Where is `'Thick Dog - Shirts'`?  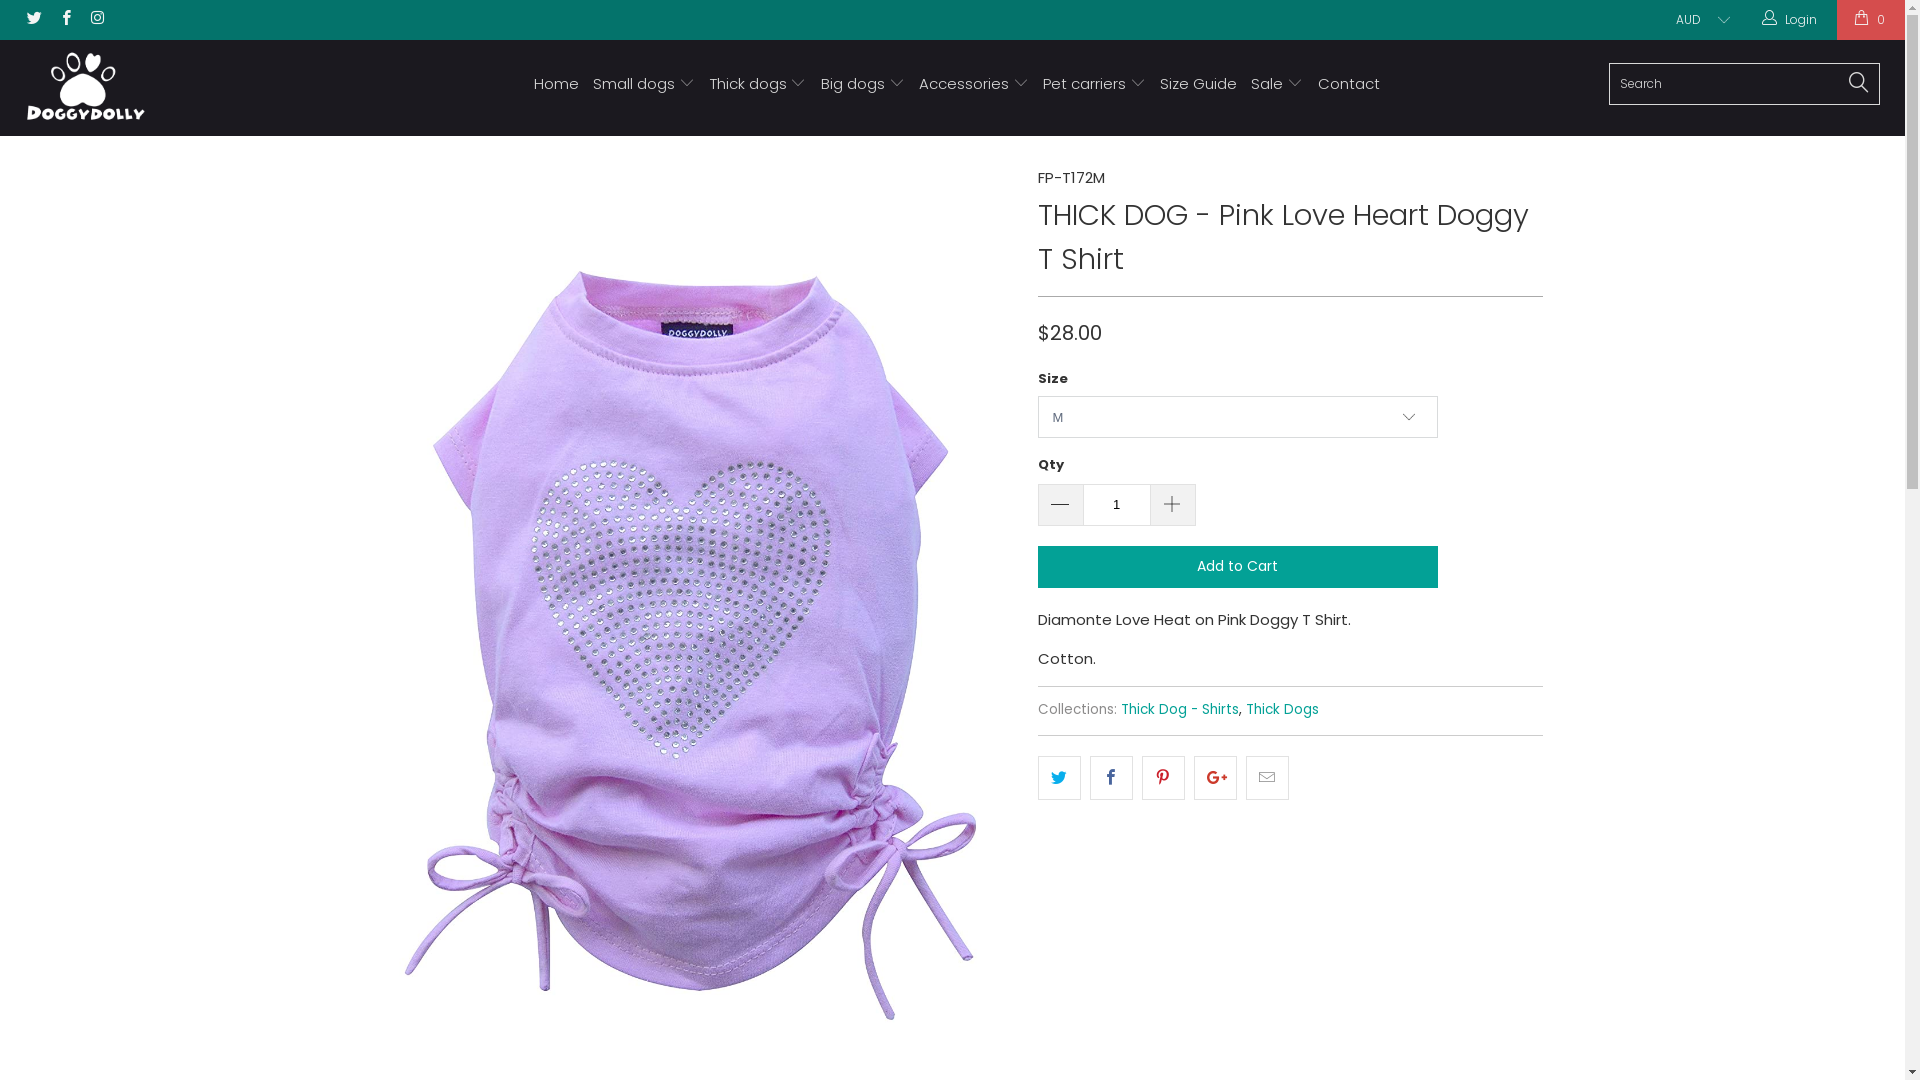 'Thick Dog - Shirts' is located at coordinates (1179, 708).